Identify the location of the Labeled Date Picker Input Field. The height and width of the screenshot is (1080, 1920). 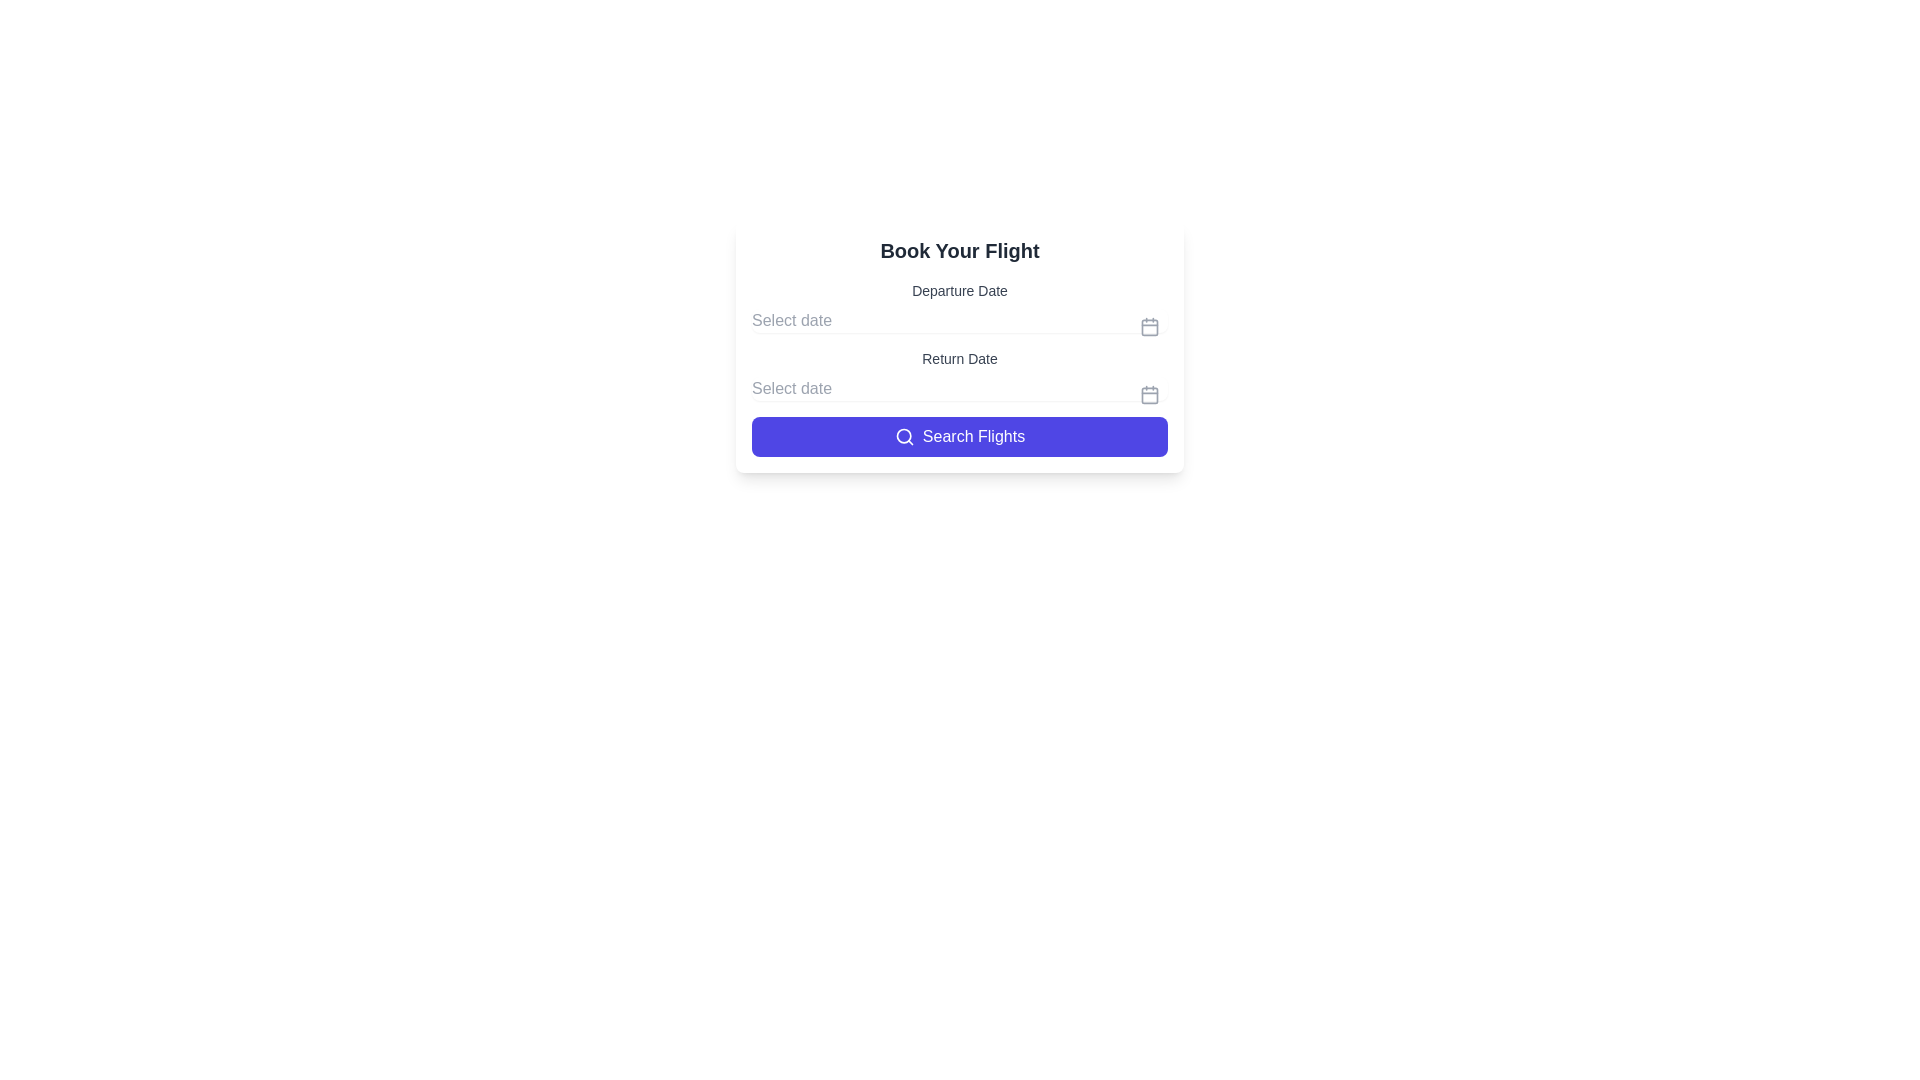
(960, 374).